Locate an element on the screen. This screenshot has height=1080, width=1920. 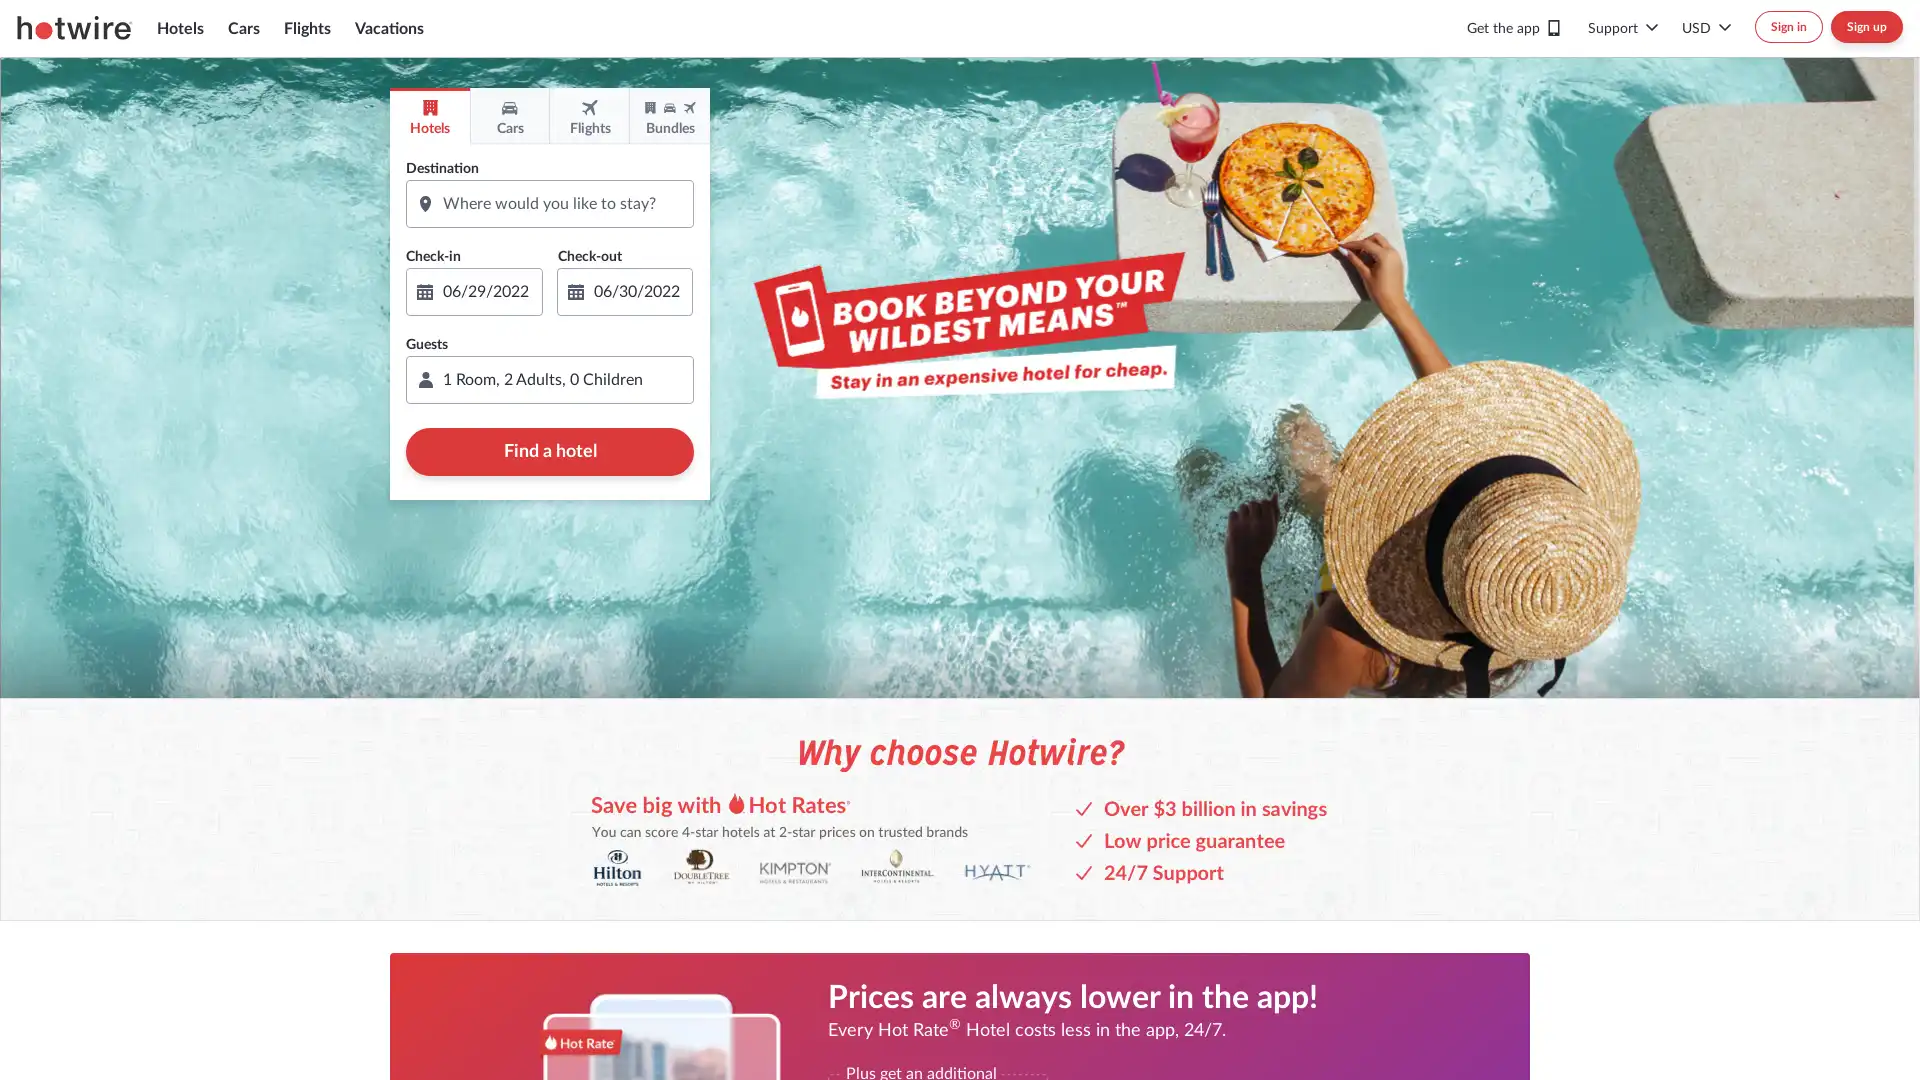
Find a hotel is located at coordinates (550, 451).